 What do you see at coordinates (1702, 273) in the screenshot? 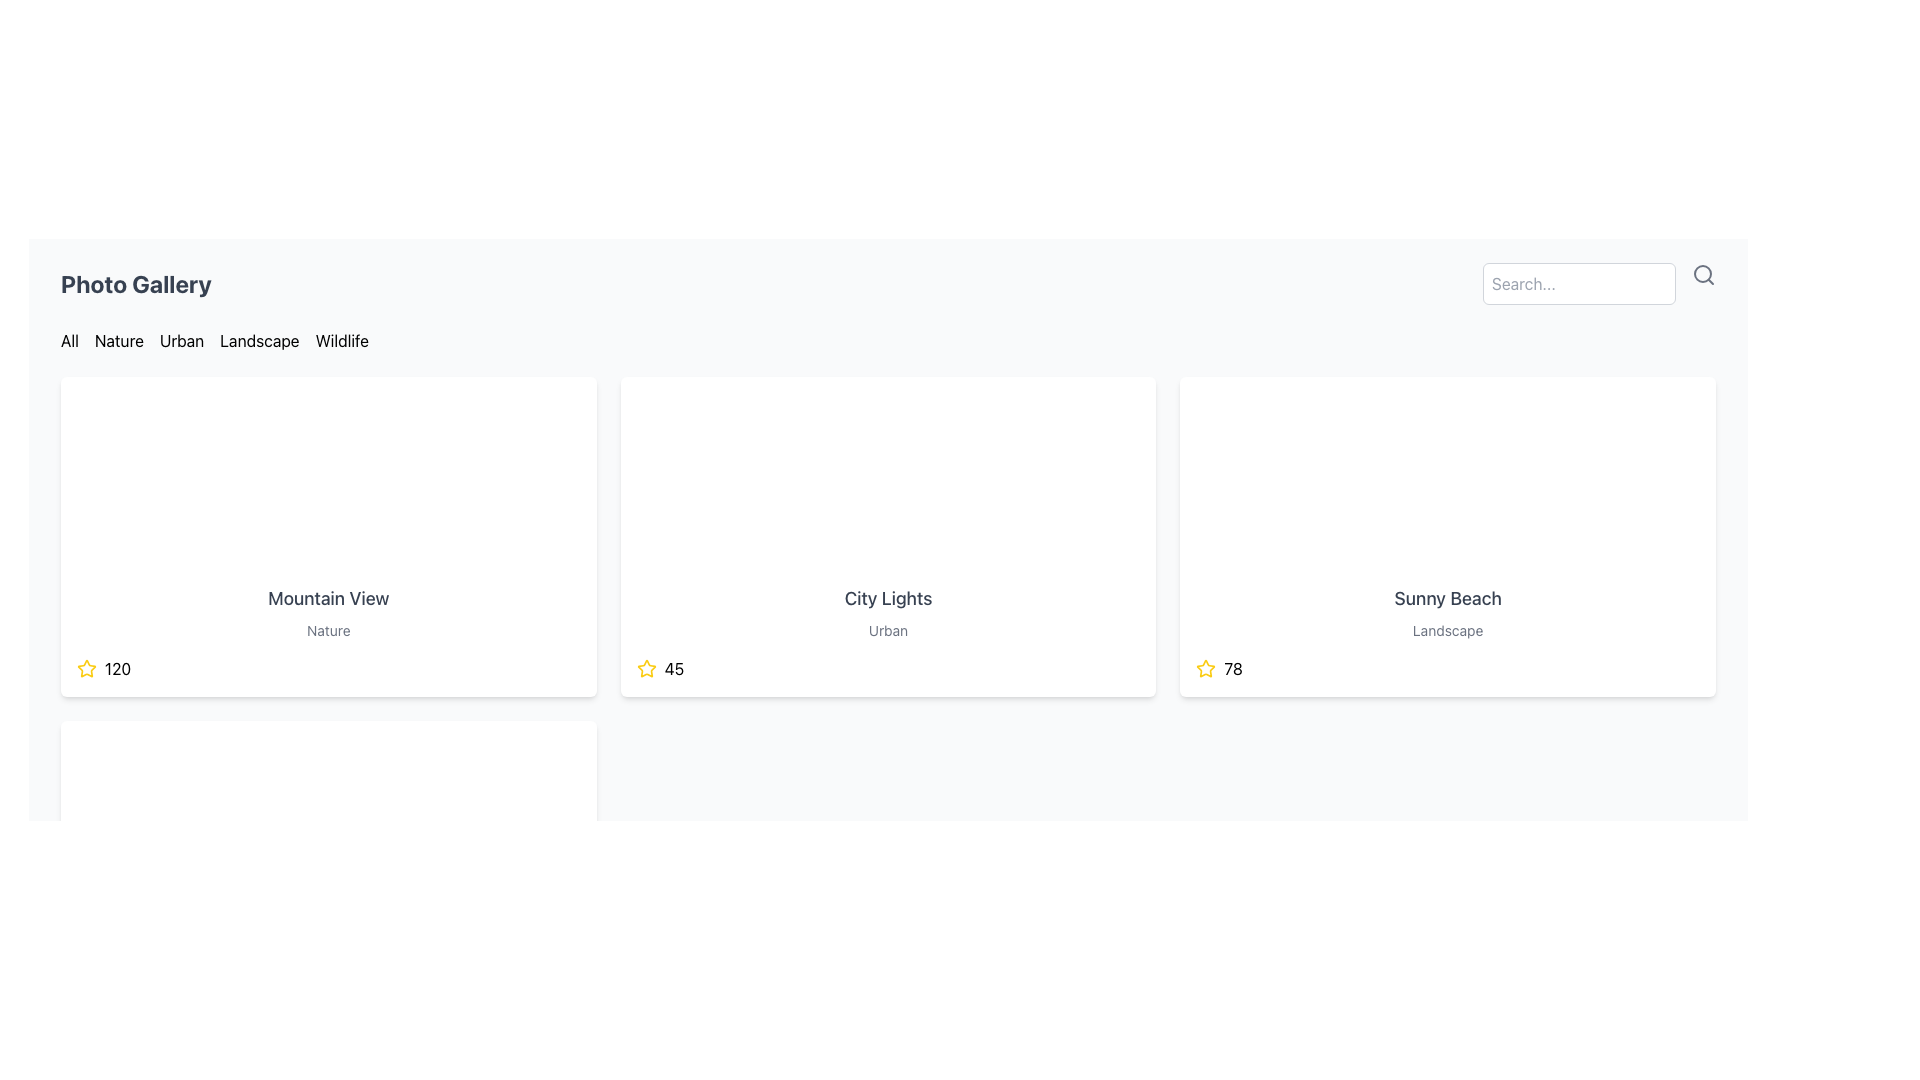
I see `the decorative circle element of the search icon located at the top-right of the interface` at bounding box center [1702, 273].